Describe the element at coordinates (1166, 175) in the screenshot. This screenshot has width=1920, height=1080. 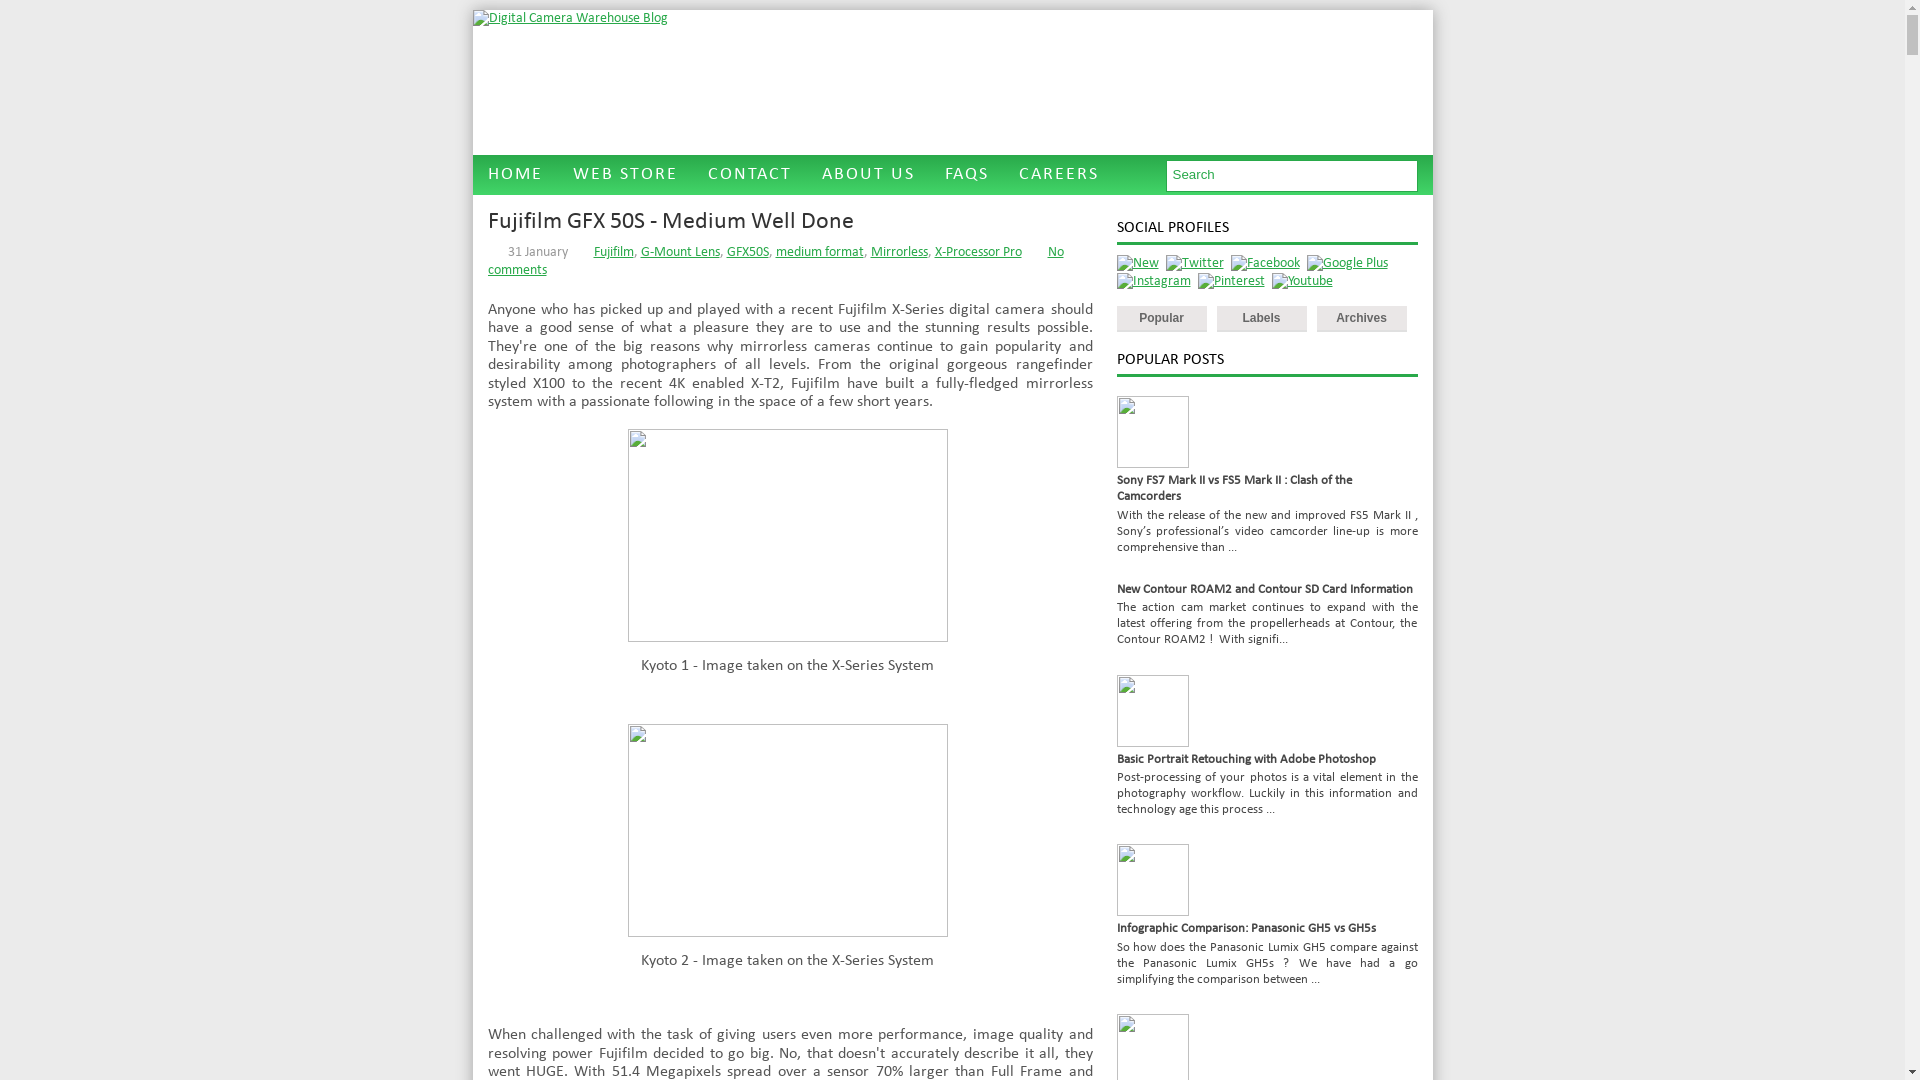
I see `'Type and hit enter'` at that location.